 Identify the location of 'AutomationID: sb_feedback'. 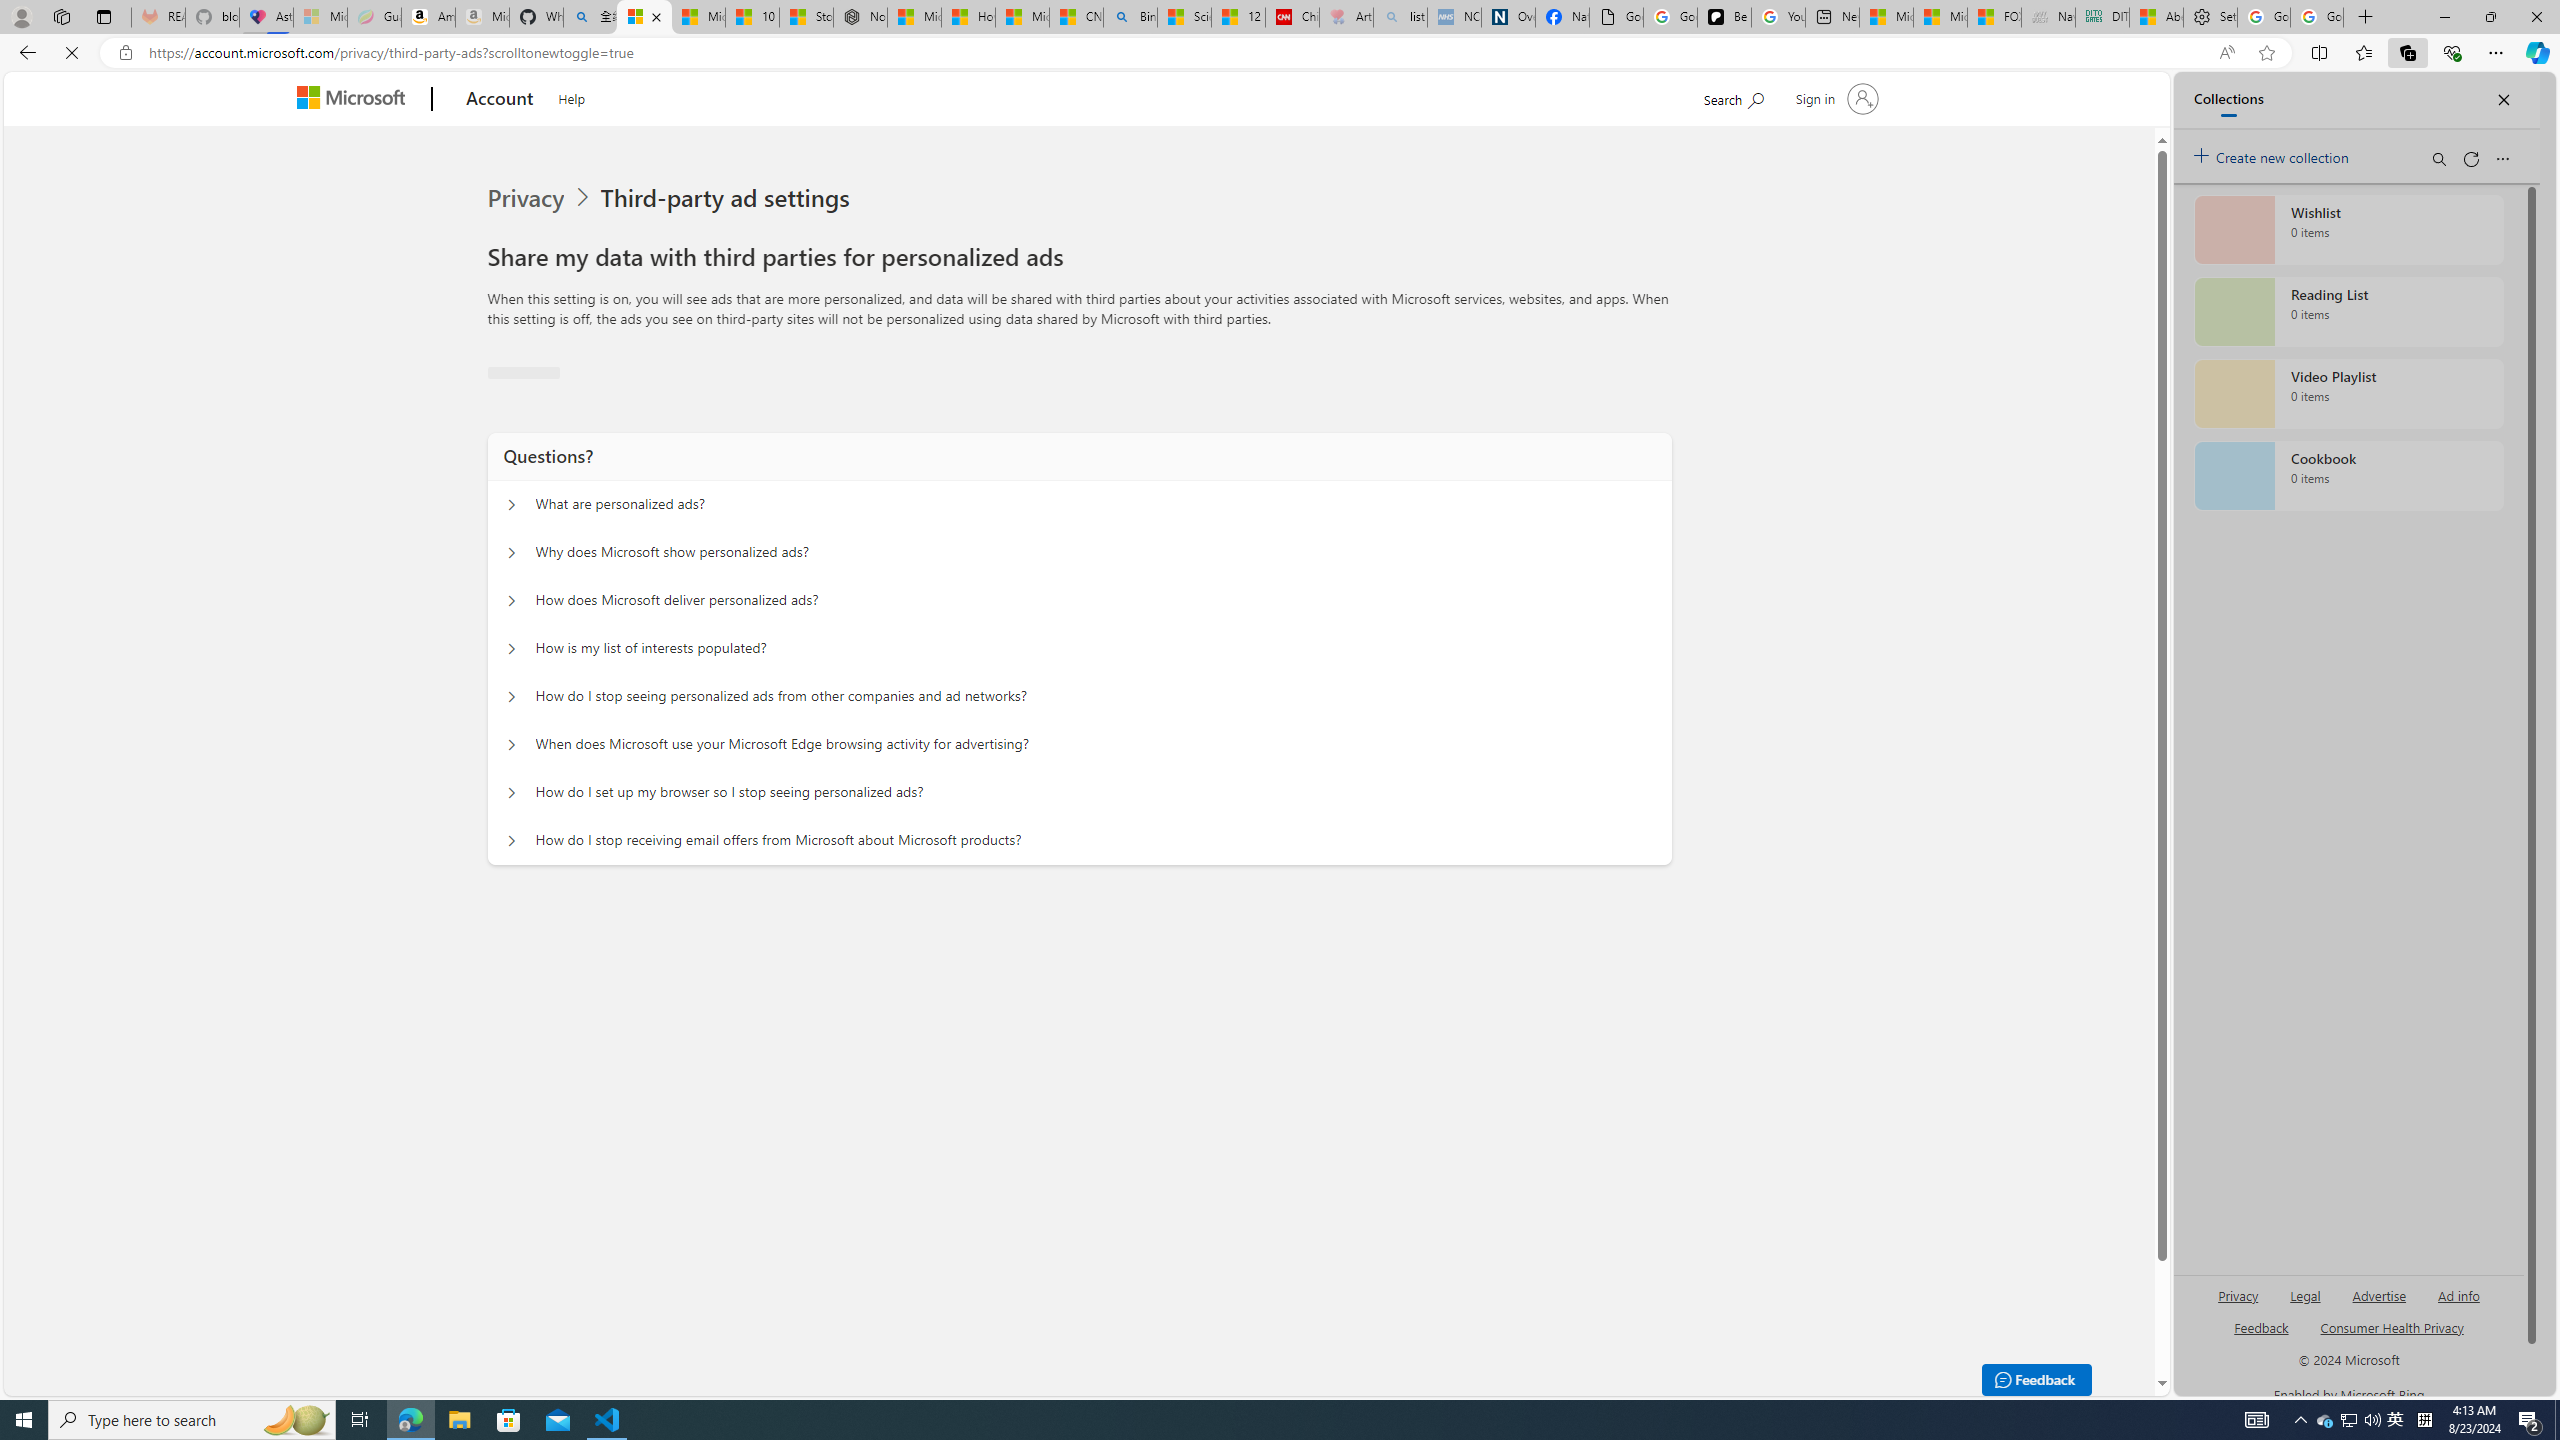
(2261, 1325).